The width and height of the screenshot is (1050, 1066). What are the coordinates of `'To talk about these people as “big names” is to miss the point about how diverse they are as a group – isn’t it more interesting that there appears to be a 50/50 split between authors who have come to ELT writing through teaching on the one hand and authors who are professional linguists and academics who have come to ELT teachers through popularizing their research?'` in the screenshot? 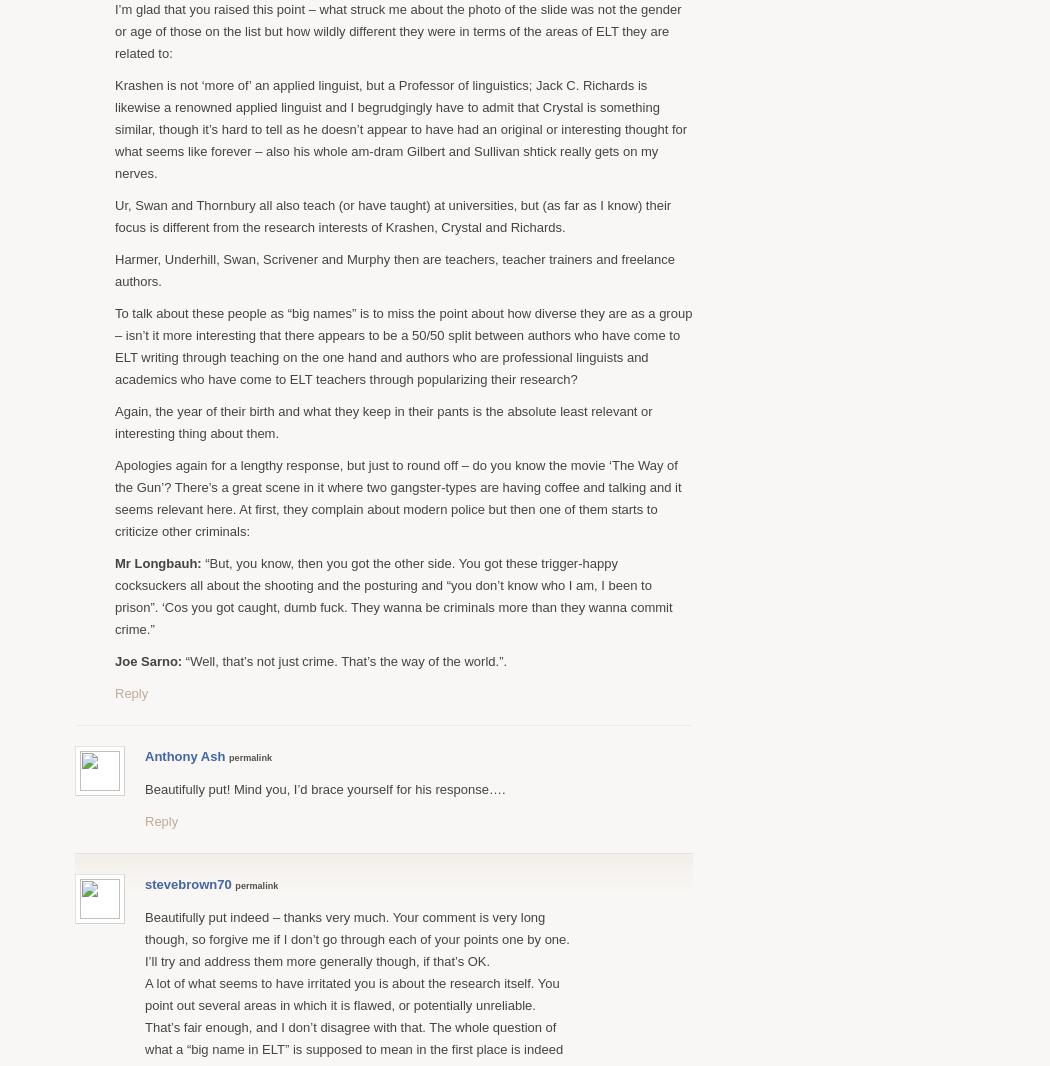 It's located at (403, 345).